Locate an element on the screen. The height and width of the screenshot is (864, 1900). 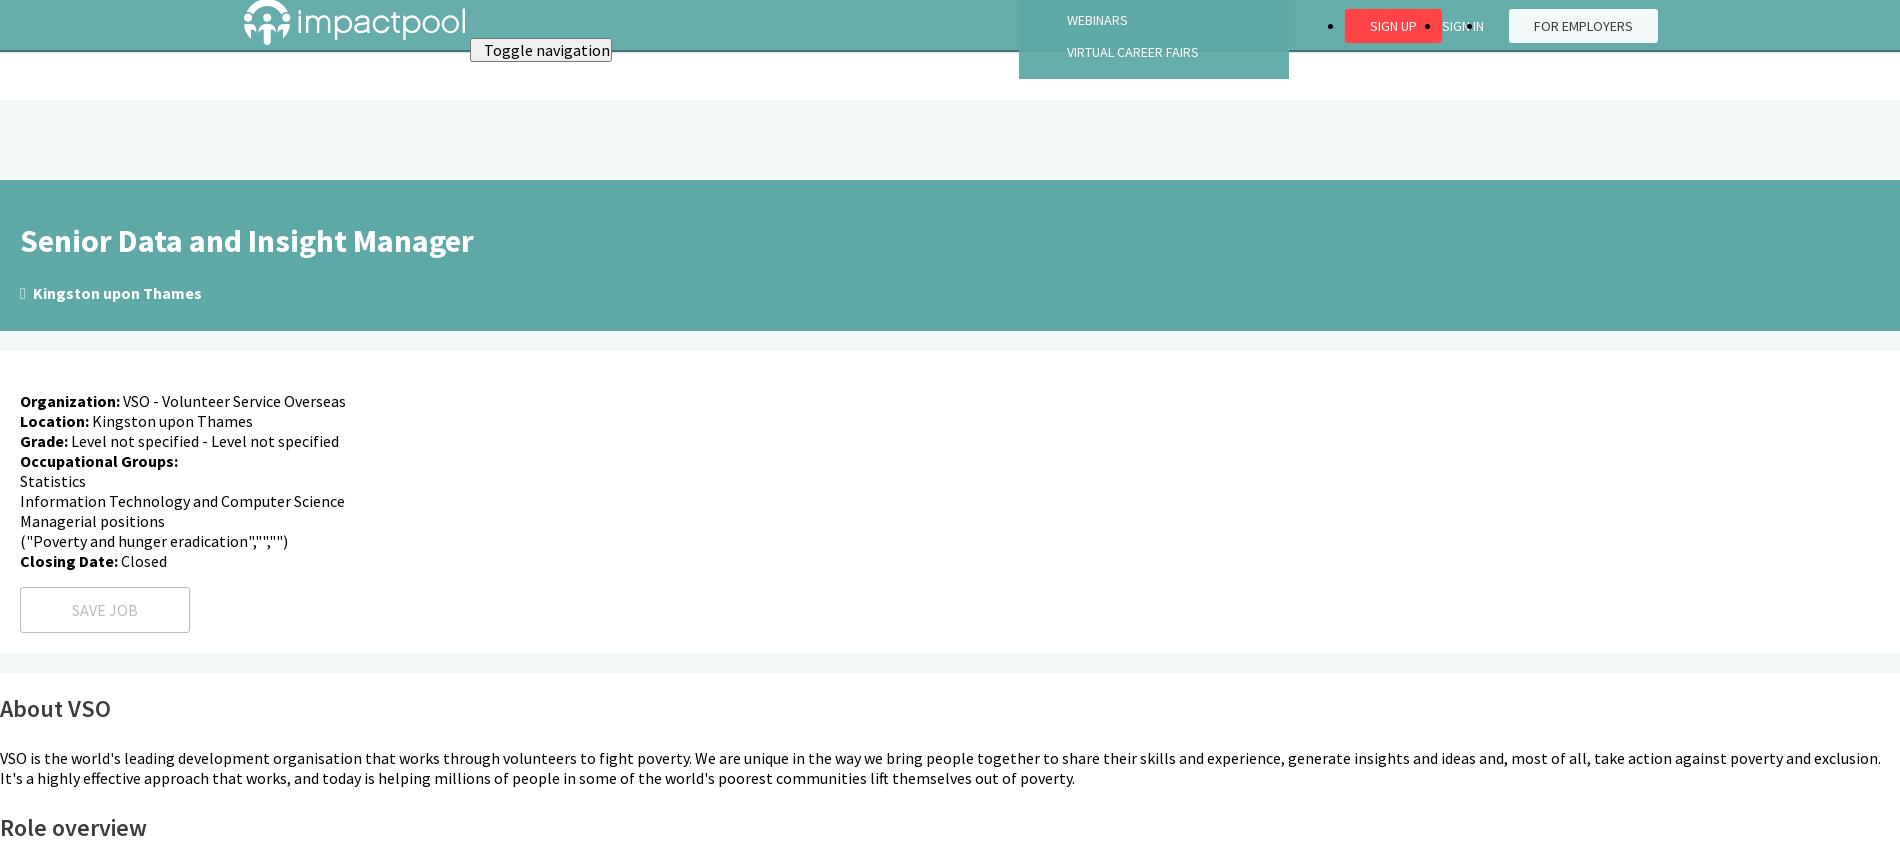
'Tel Aviv' is located at coordinates (50, 228).